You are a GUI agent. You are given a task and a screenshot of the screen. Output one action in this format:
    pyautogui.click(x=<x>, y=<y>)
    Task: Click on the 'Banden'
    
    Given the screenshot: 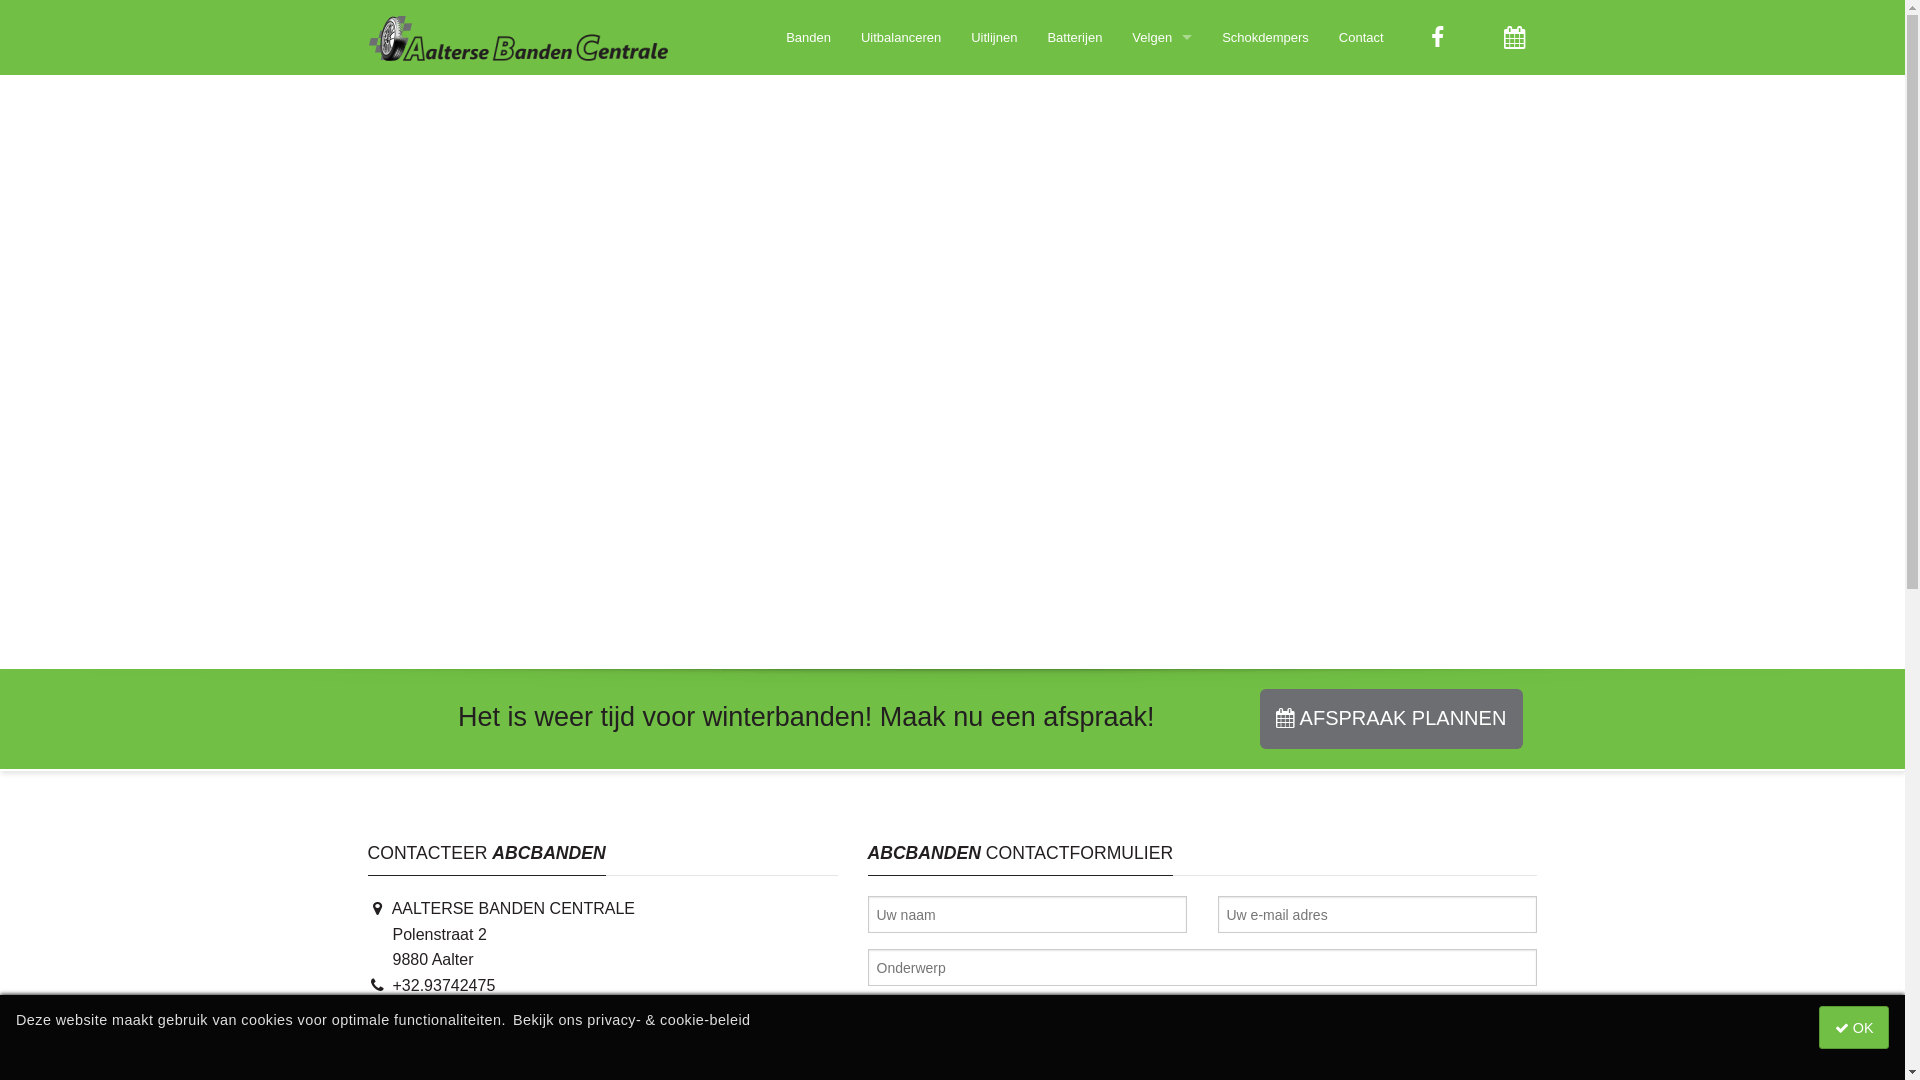 What is the action you would take?
    pyautogui.click(x=770, y=37)
    